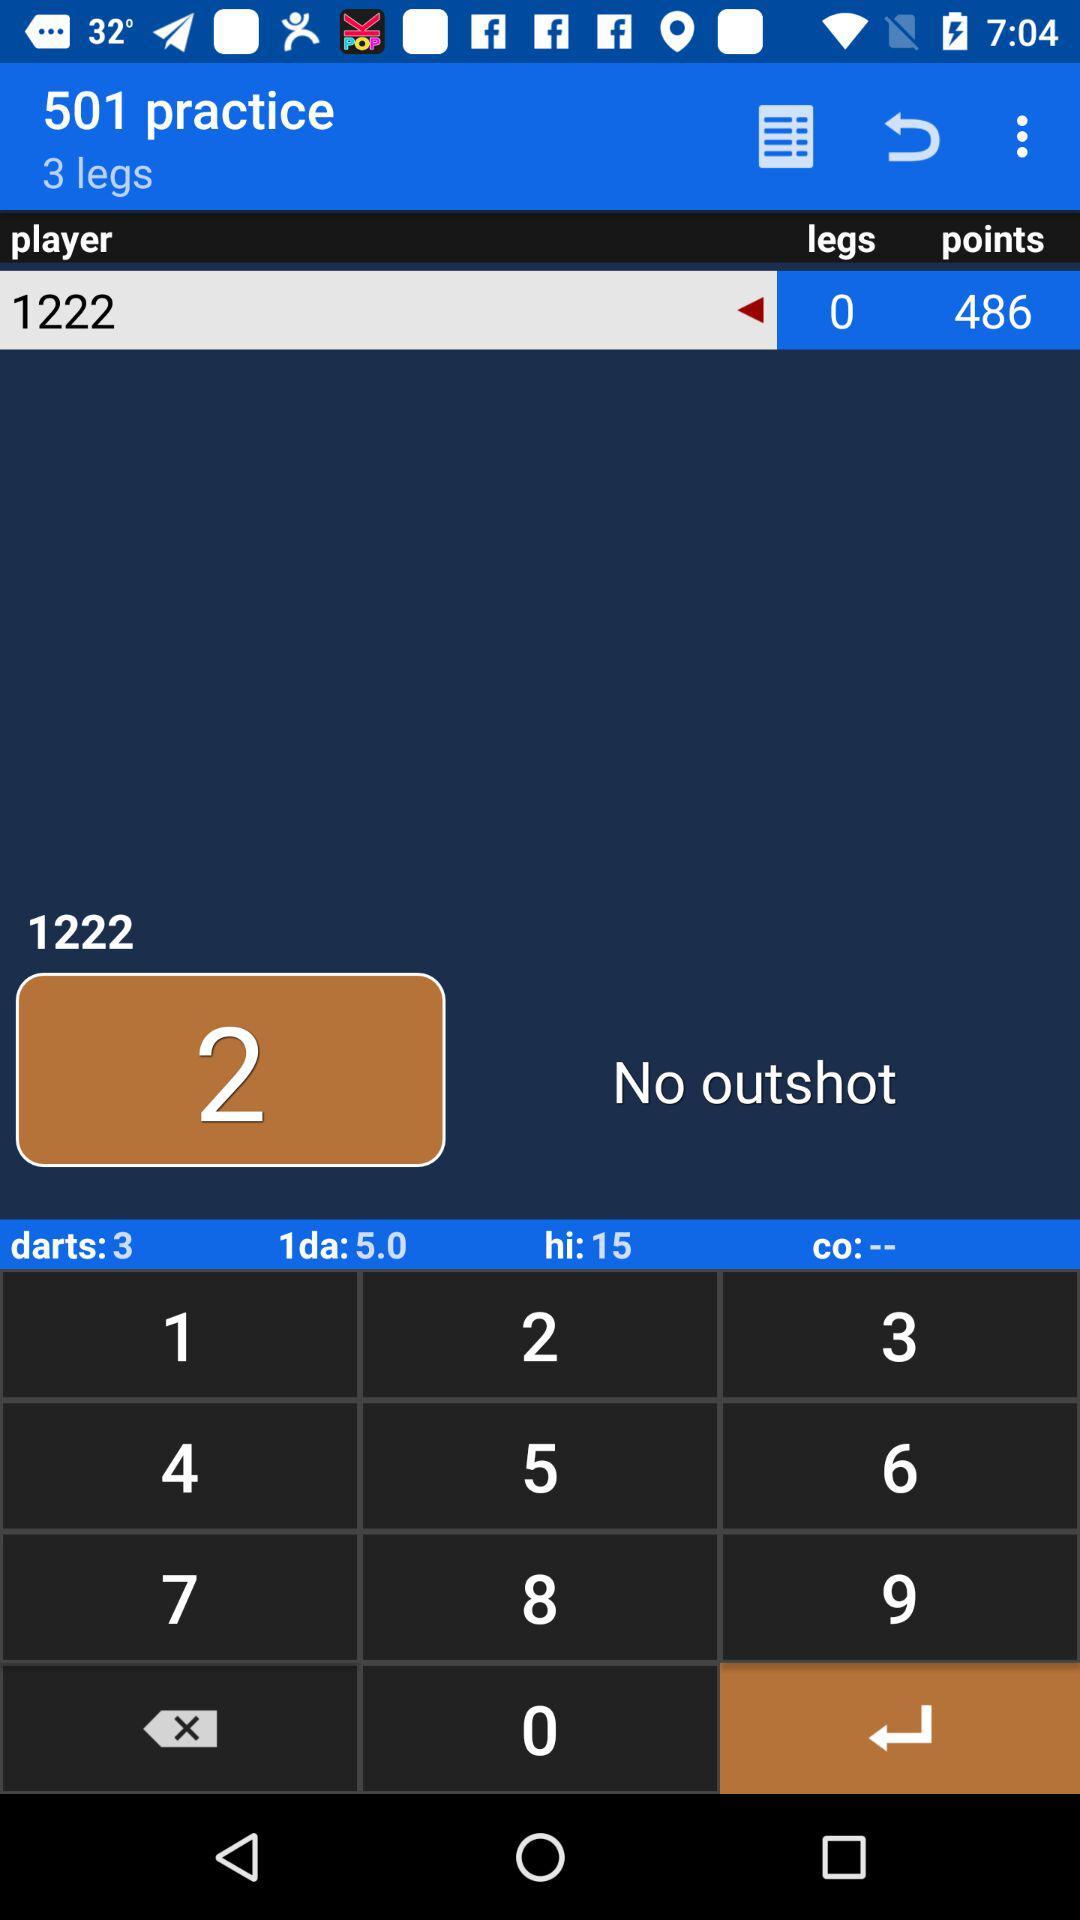 This screenshot has width=1080, height=1920. I want to click on go back, so click(898, 1727).